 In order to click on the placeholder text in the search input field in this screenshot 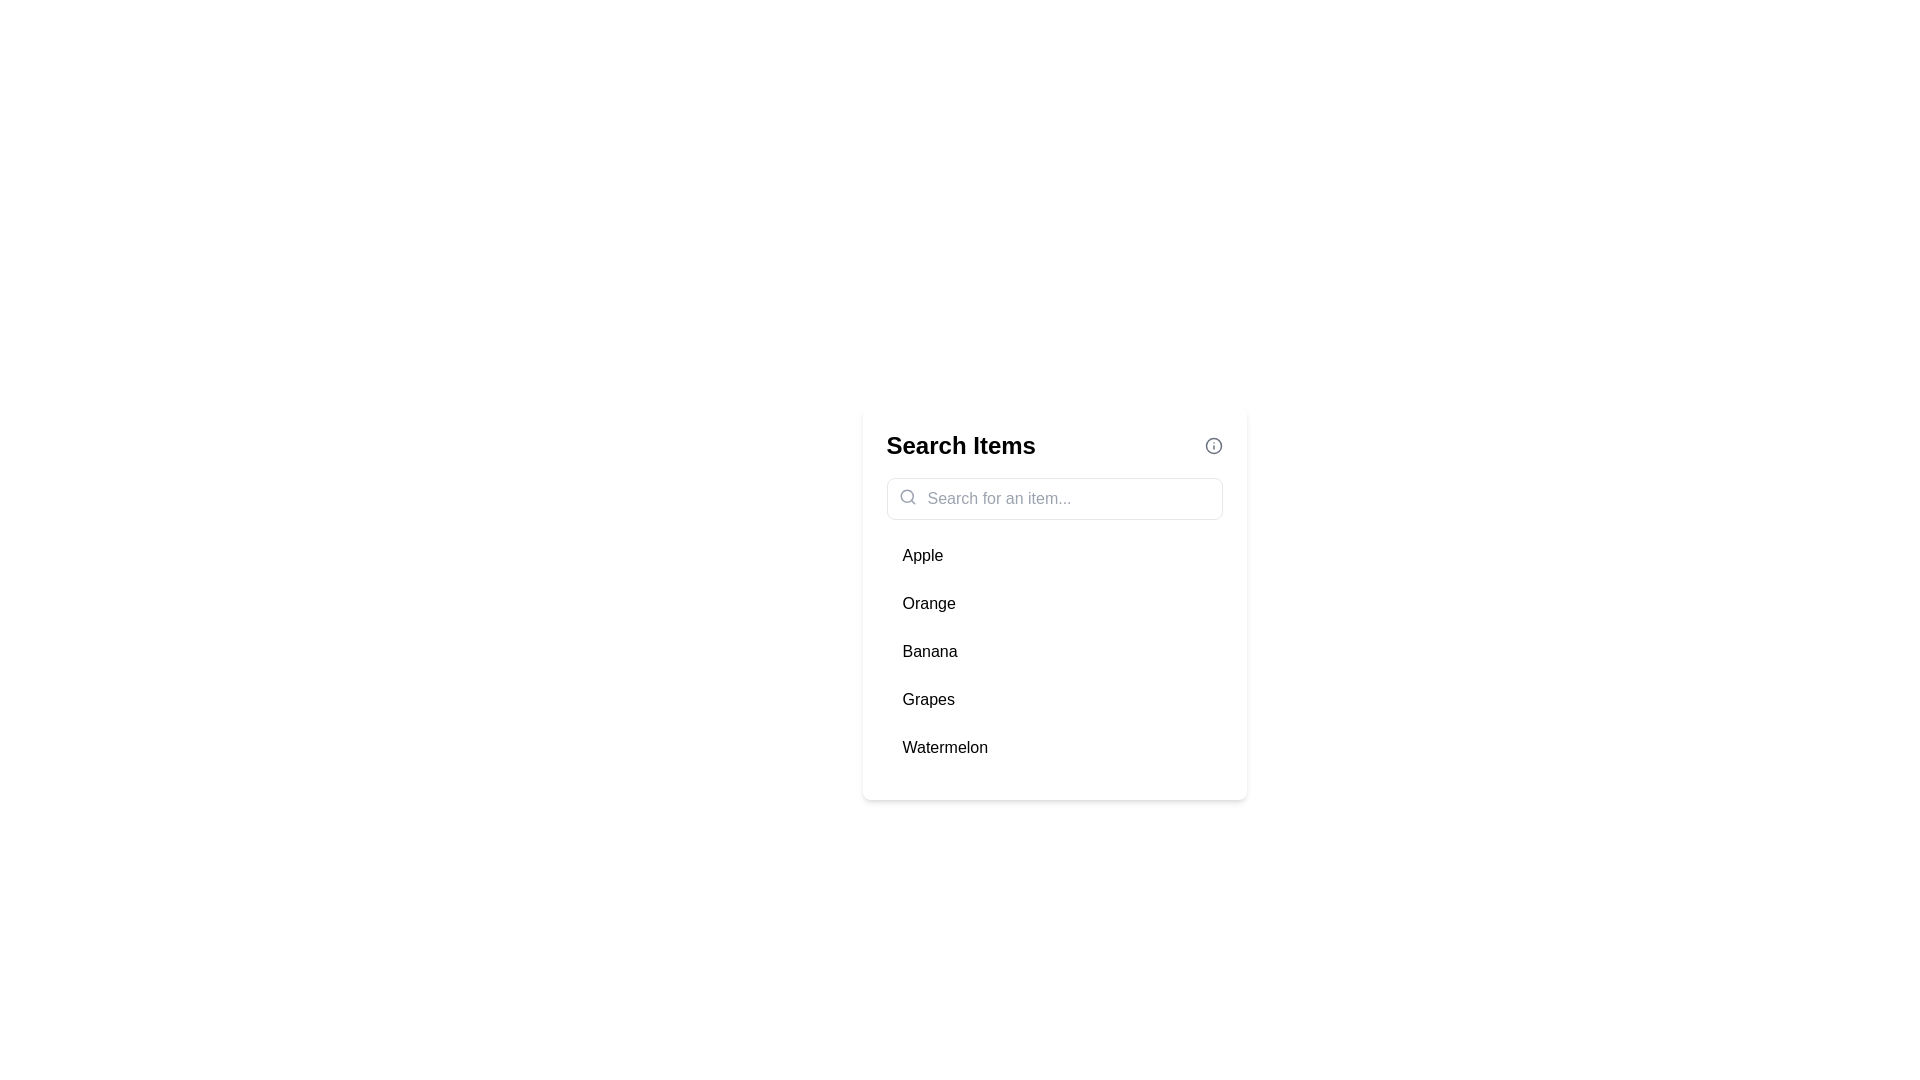, I will do `click(1053, 497)`.